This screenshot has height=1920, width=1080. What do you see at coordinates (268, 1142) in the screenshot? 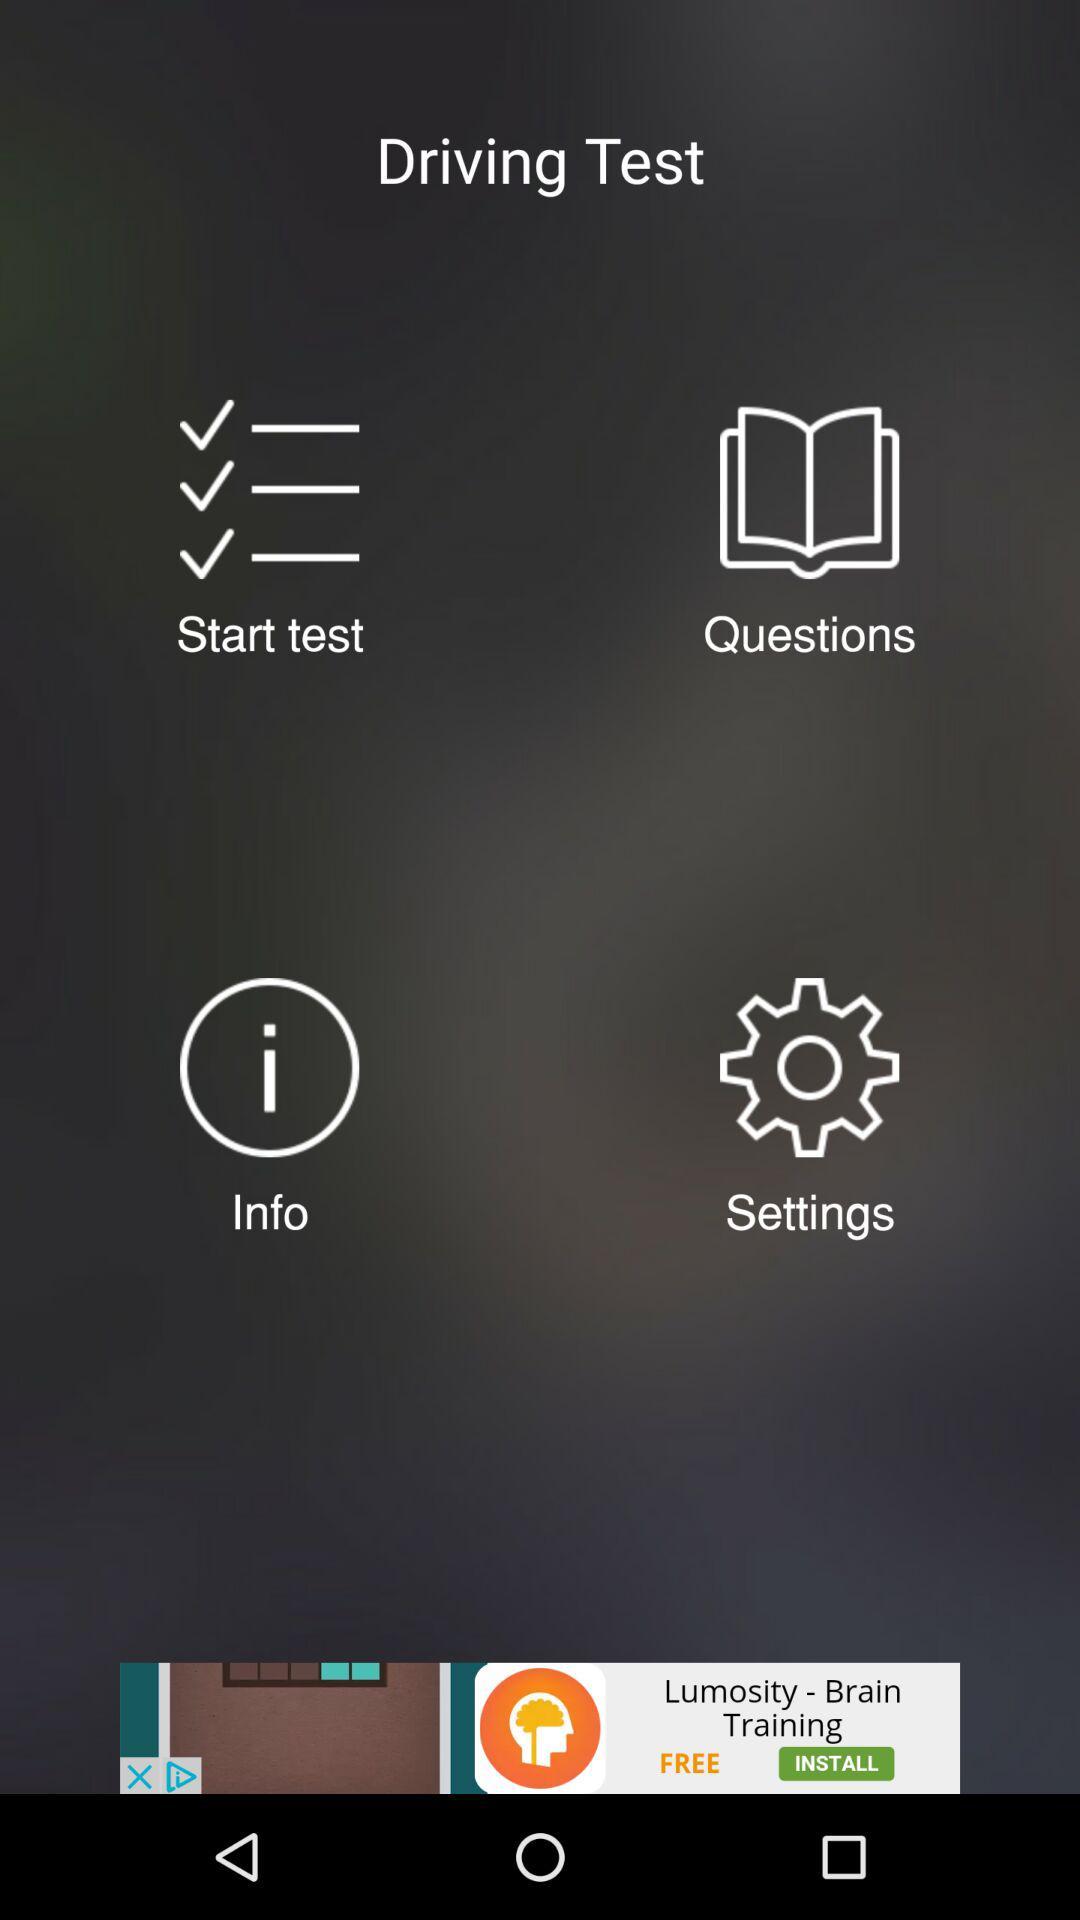
I see `the info icon` at bounding box center [268, 1142].